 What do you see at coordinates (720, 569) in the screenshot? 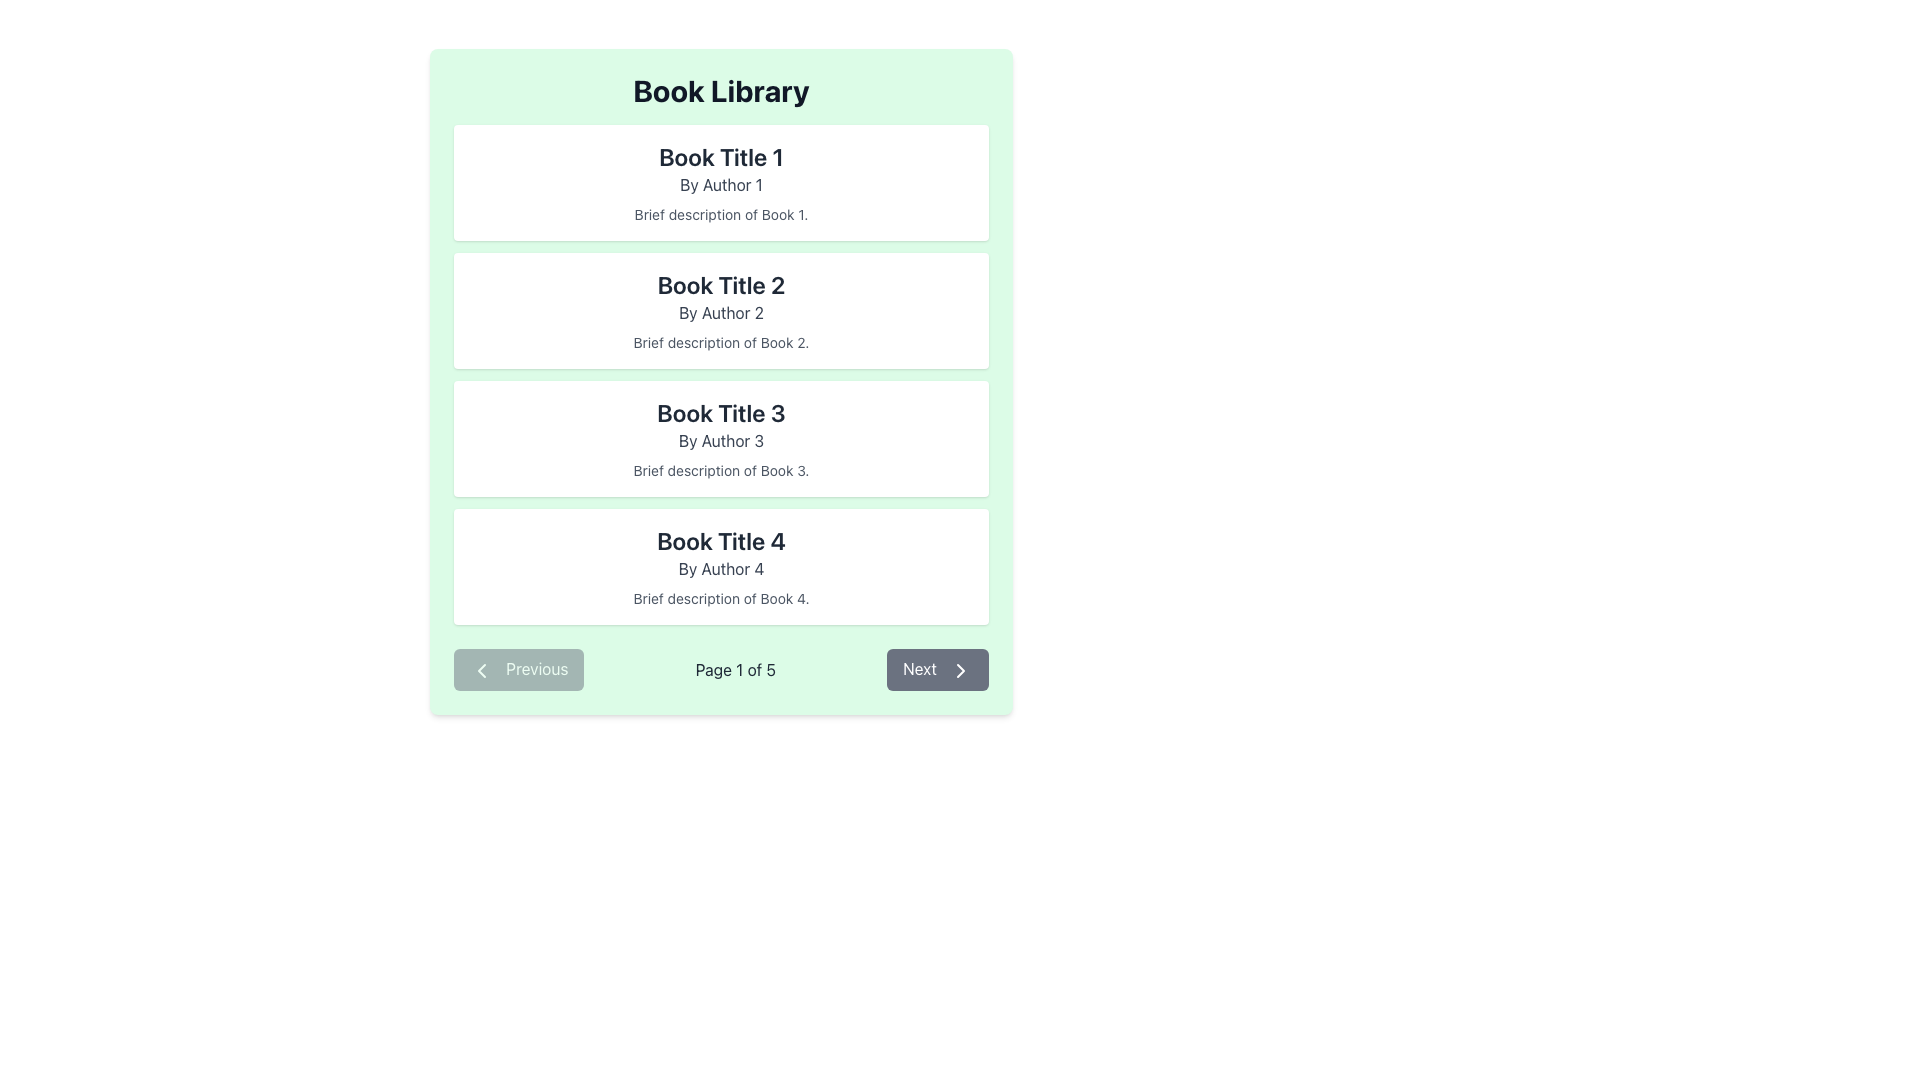
I see `the text label that reads 'By Author 4', which is located in the fourth card of the book listing on the 'Book Library' page, positioned below 'Book Title 4' and above 'Brief description of Book 4'` at bounding box center [720, 569].